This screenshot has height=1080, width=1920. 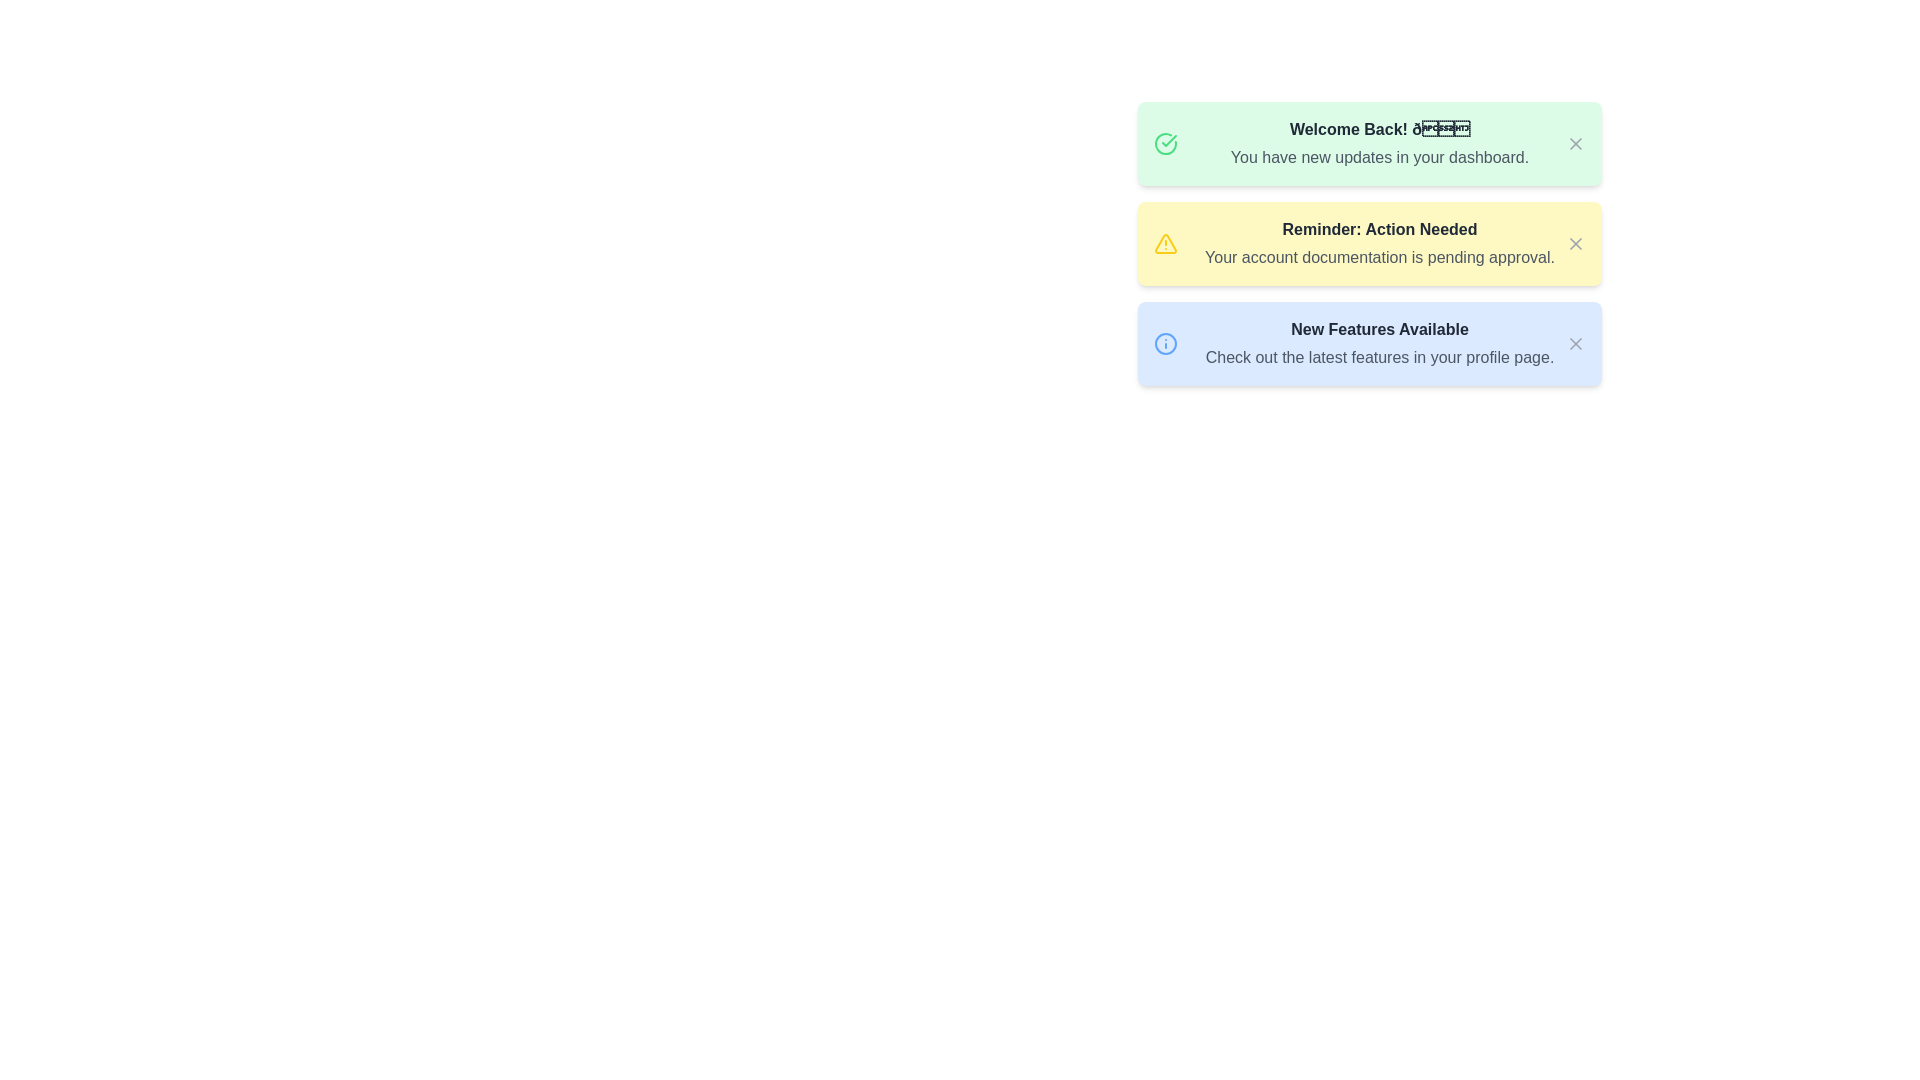 What do you see at coordinates (1574, 342) in the screenshot?
I see `the interactive close icon represented as an 'X' in light gray` at bounding box center [1574, 342].